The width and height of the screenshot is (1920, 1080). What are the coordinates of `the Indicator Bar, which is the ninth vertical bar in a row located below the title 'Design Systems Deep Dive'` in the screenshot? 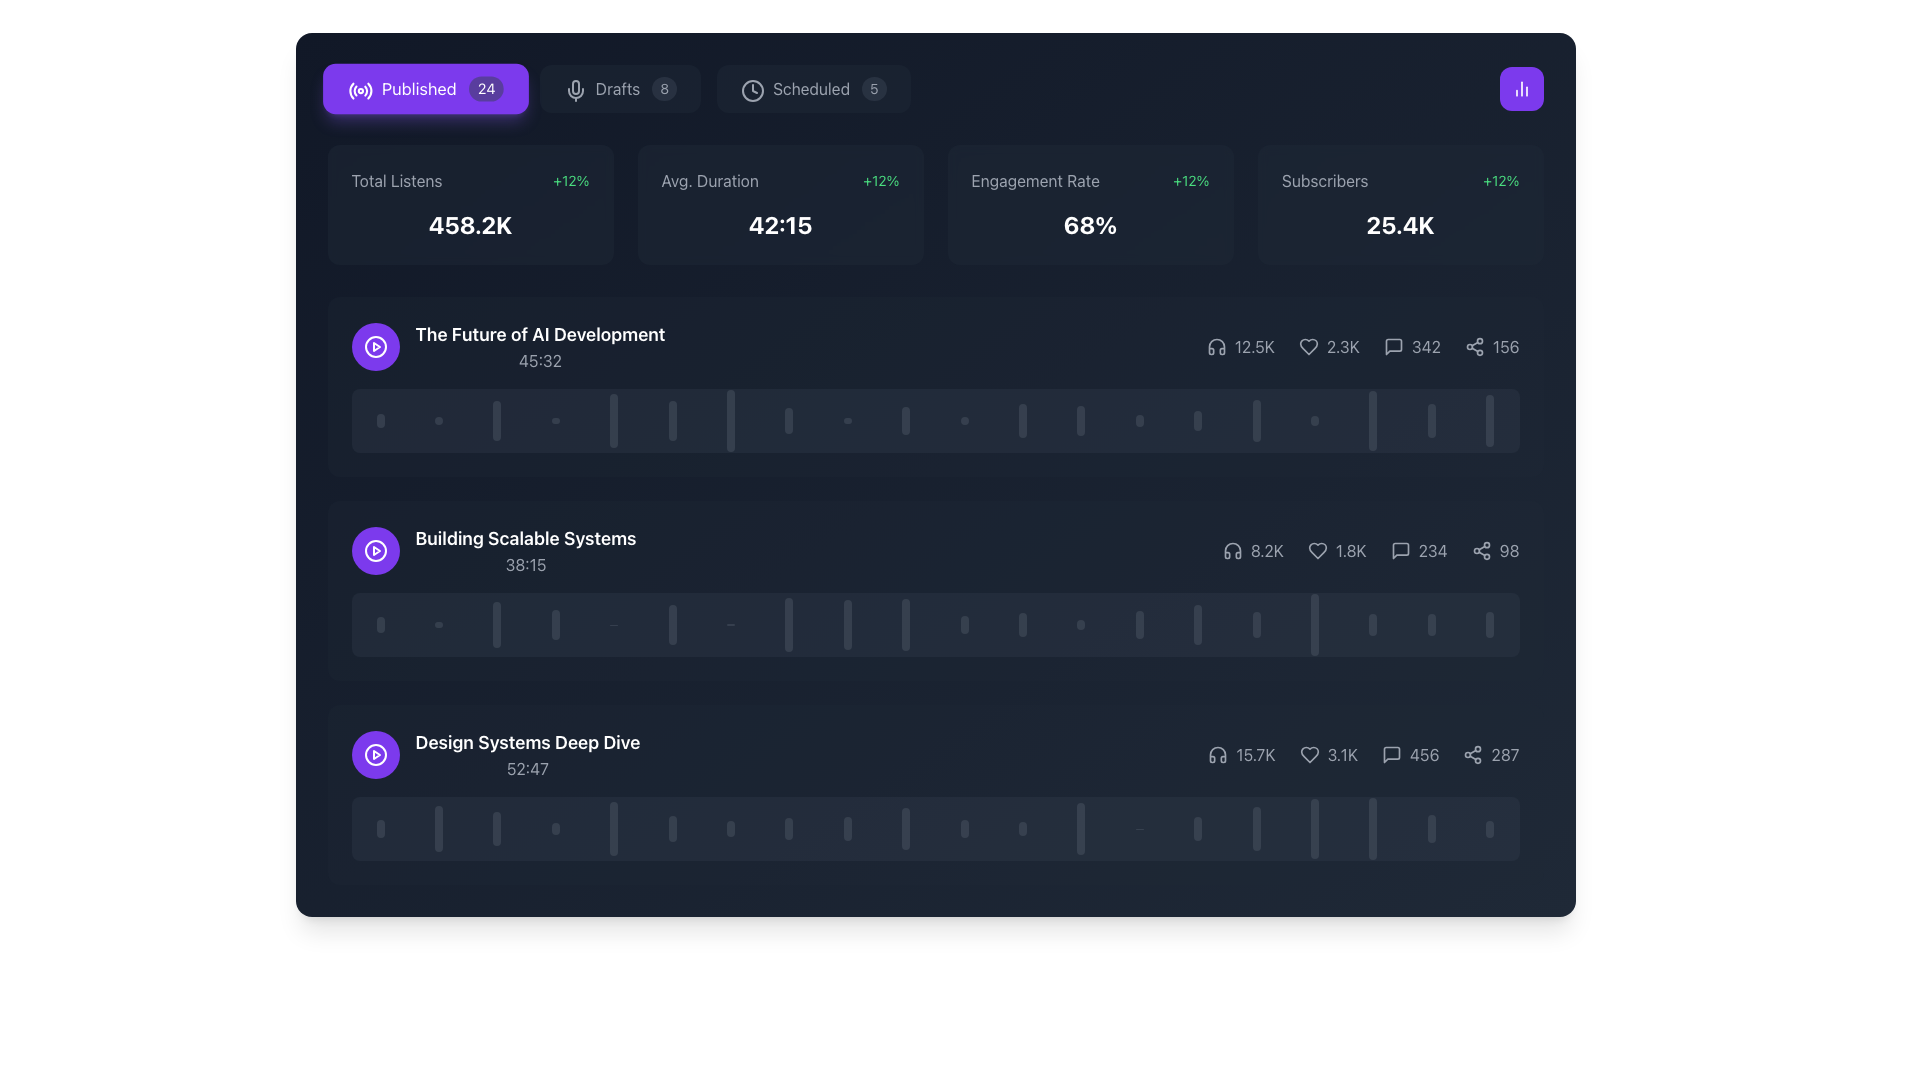 It's located at (847, 829).